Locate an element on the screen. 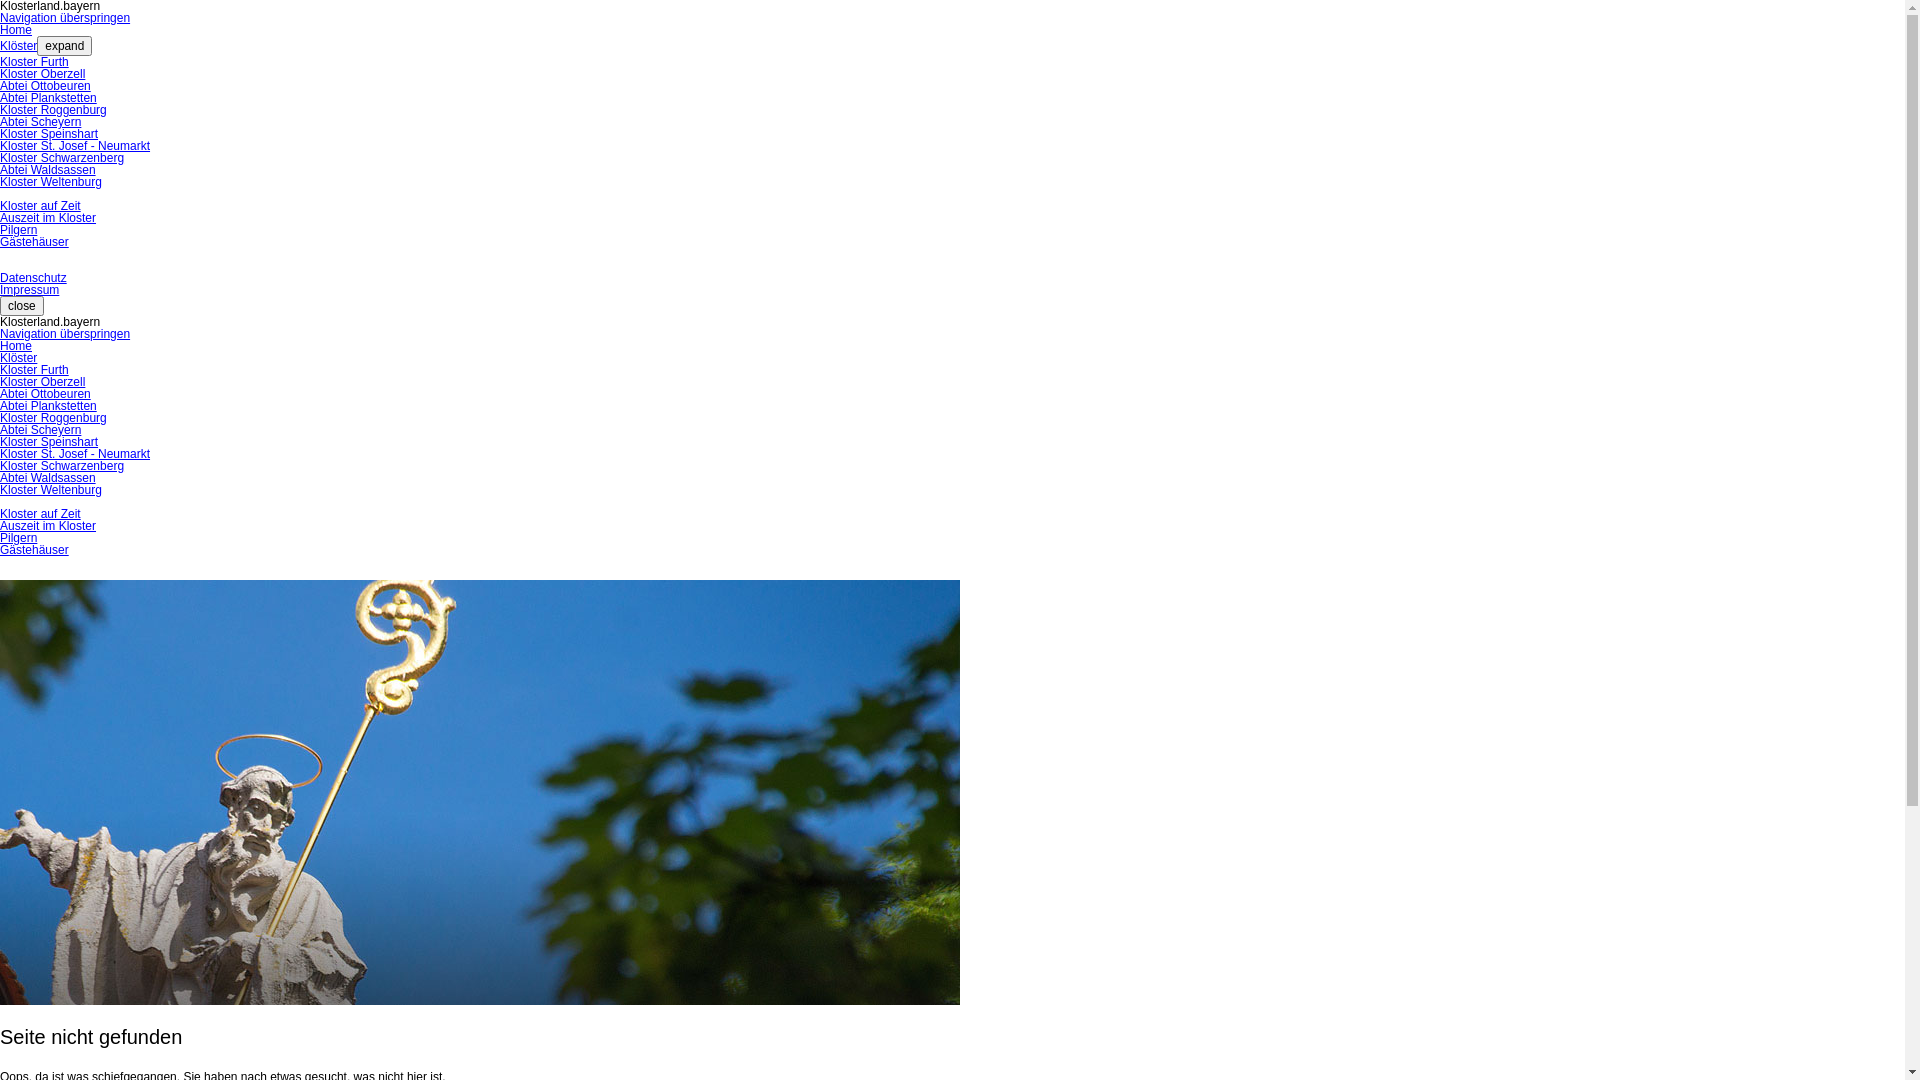 Image resolution: width=1920 pixels, height=1080 pixels. 'Kloster Furth' is located at coordinates (0, 60).